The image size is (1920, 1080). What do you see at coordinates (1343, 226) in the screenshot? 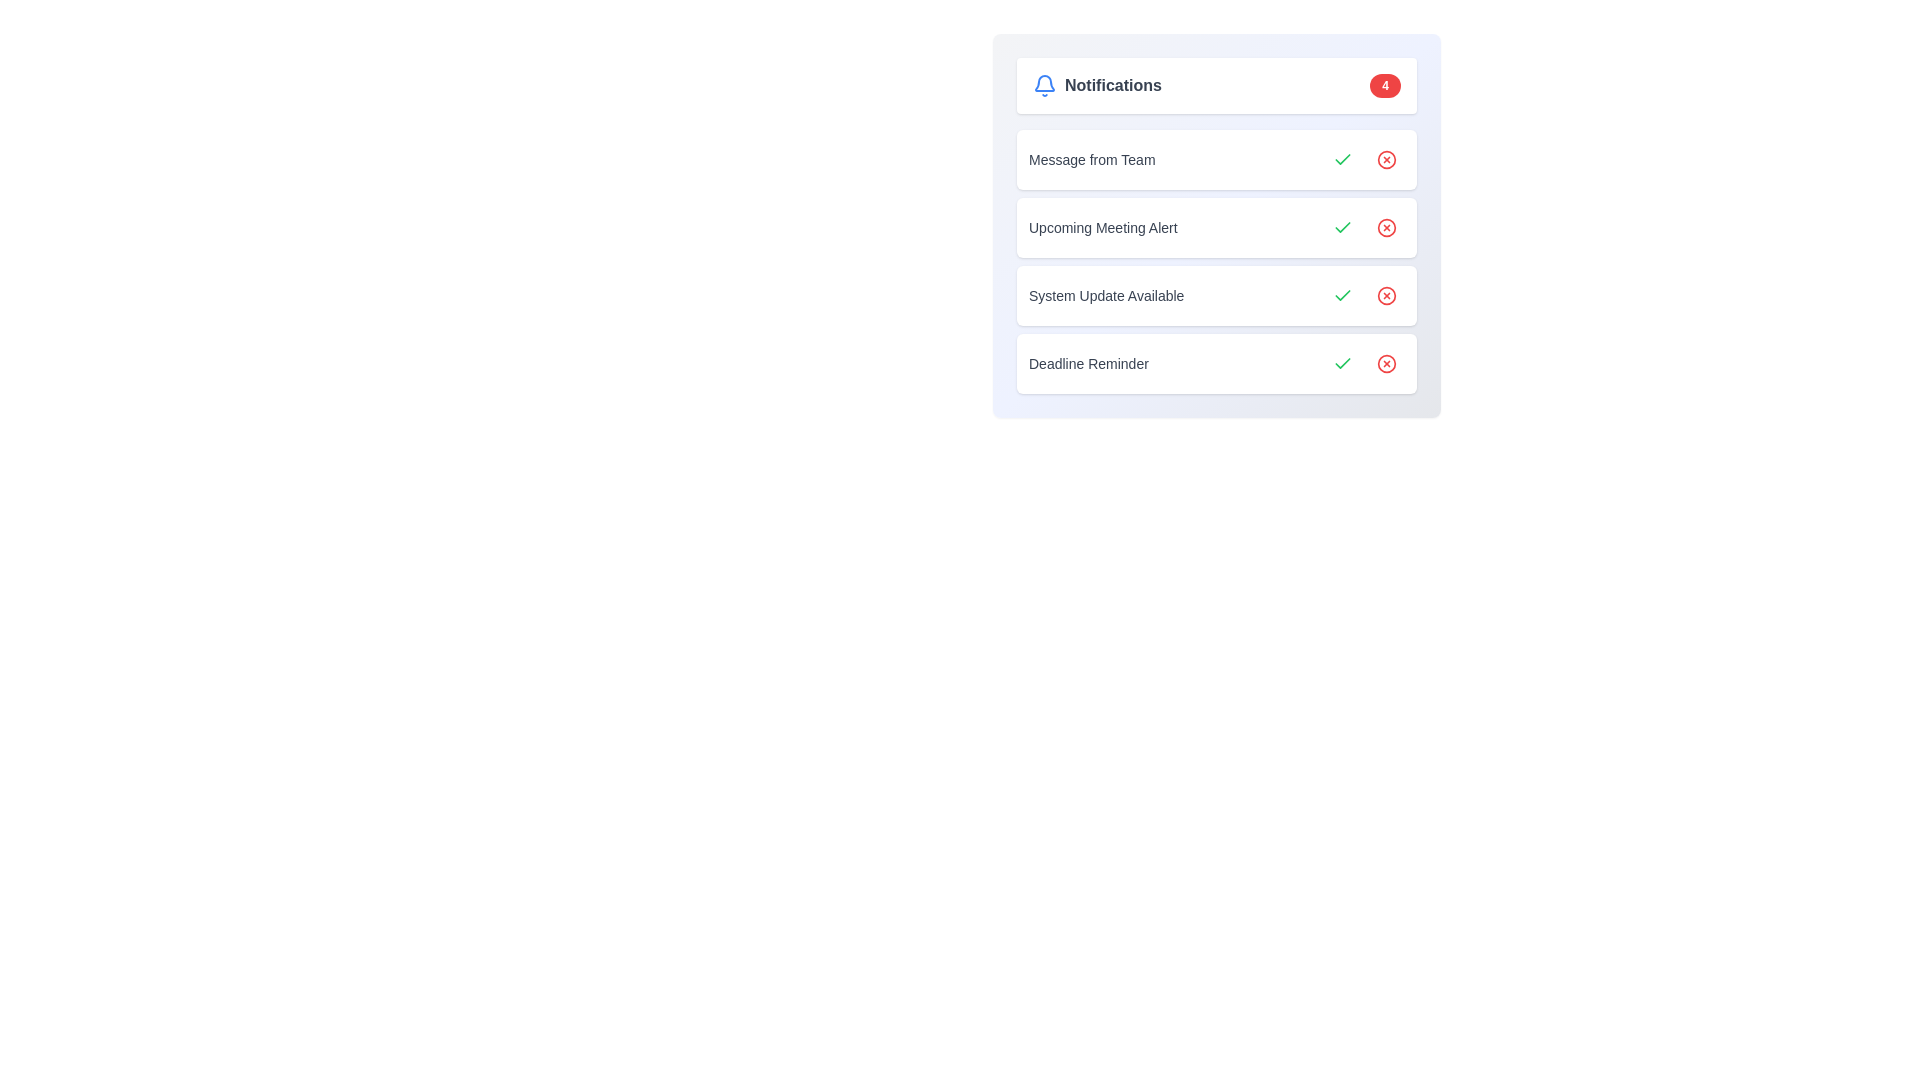
I see `the visual state of the SVG Icon indicating the completion or acknowledgment of the notification for 'Message from Team', which is the first entry in the list of notifications` at bounding box center [1343, 226].